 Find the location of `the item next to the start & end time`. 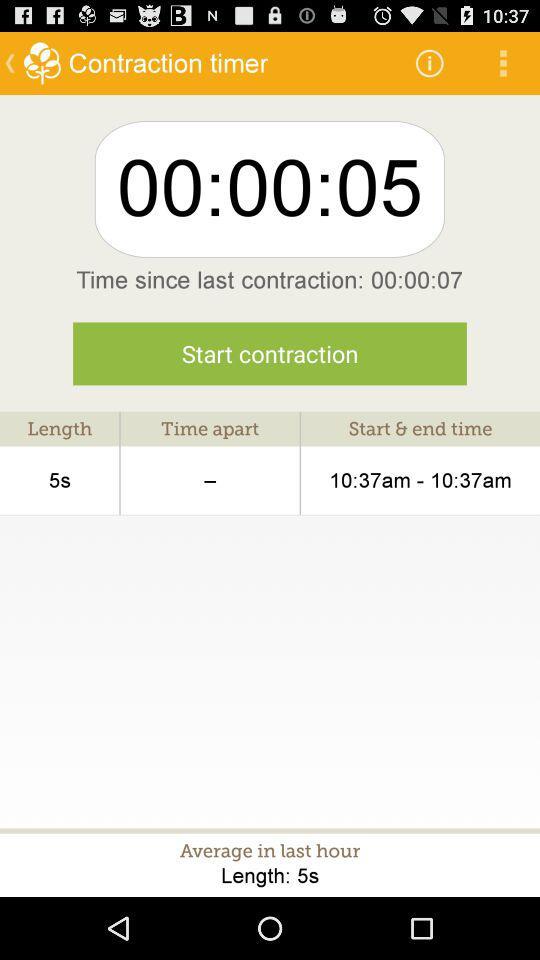

the item next to the start & end time is located at coordinates (209, 480).